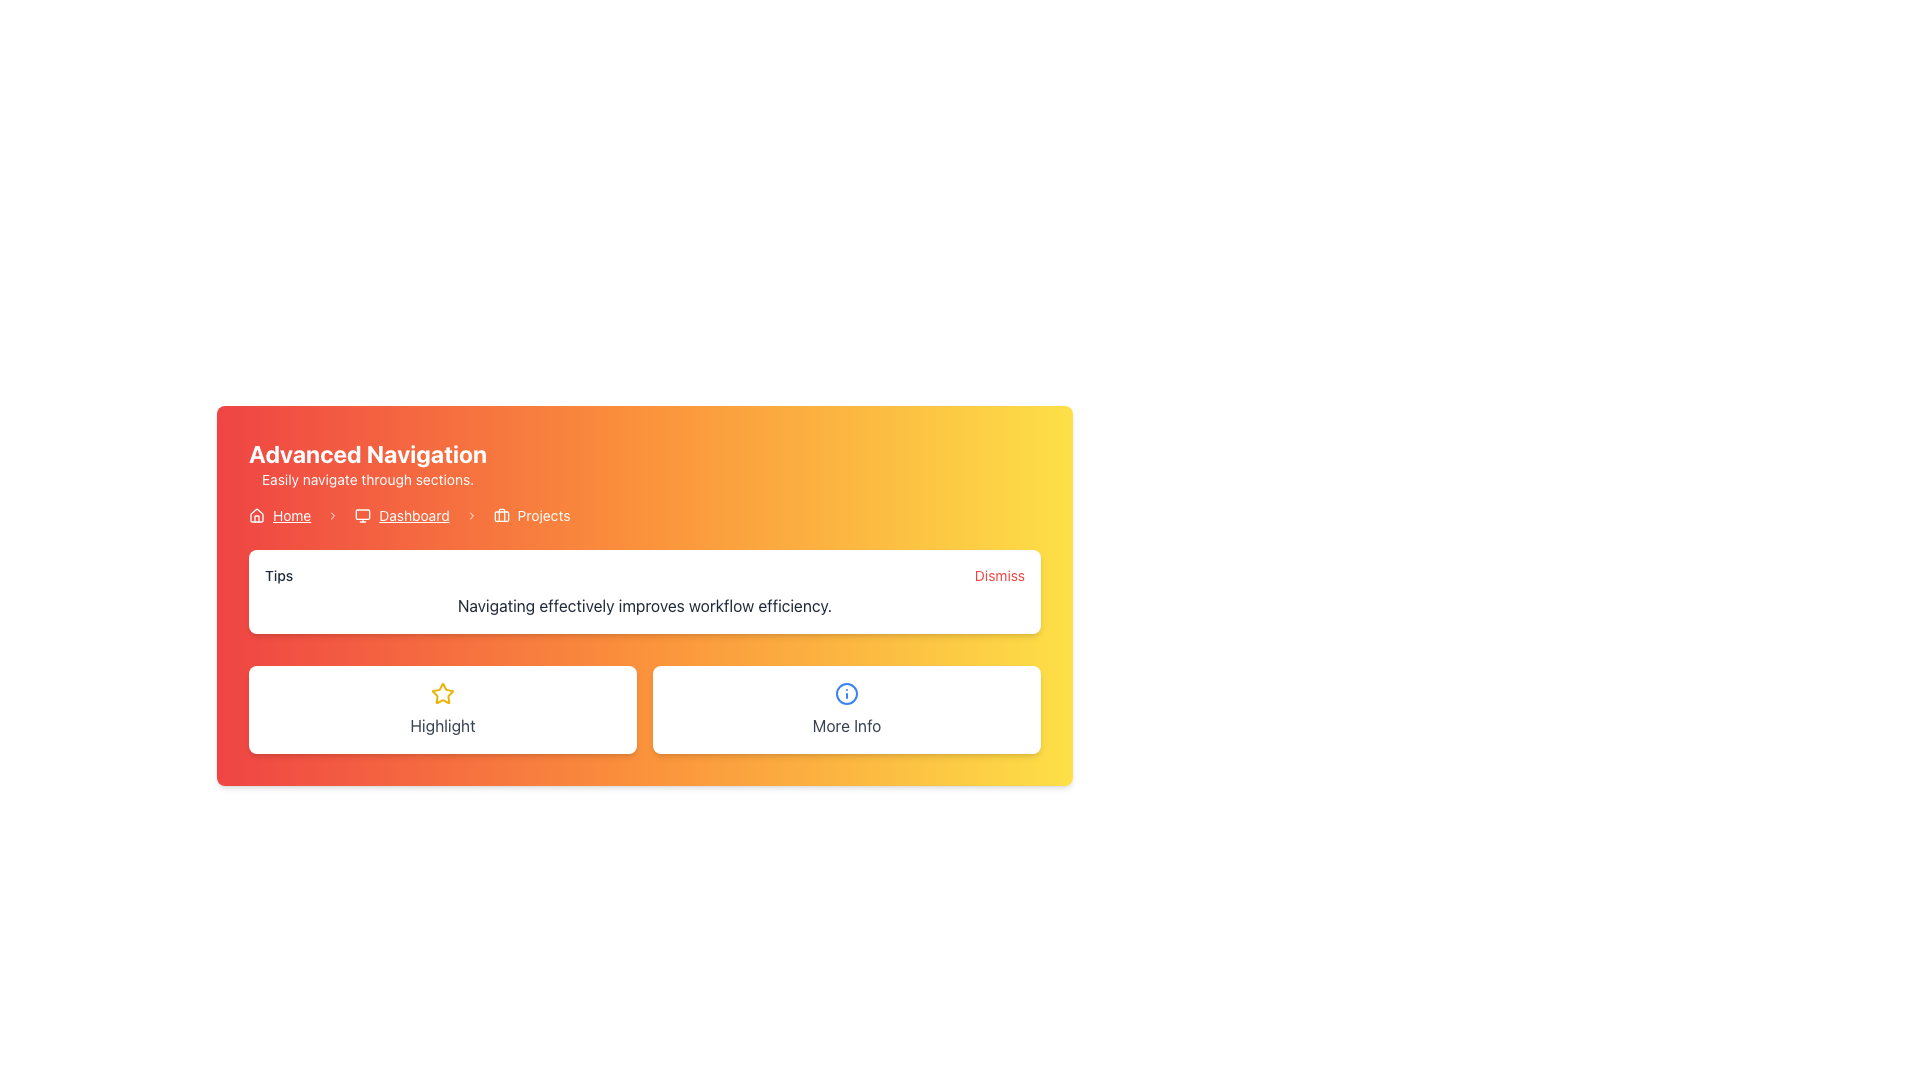 This screenshot has width=1920, height=1080. What do you see at coordinates (441, 692) in the screenshot?
I see `the star icon embedded in the 'Highlight' button located in the lower left corner of the interface` at bounding box center [441, 692].